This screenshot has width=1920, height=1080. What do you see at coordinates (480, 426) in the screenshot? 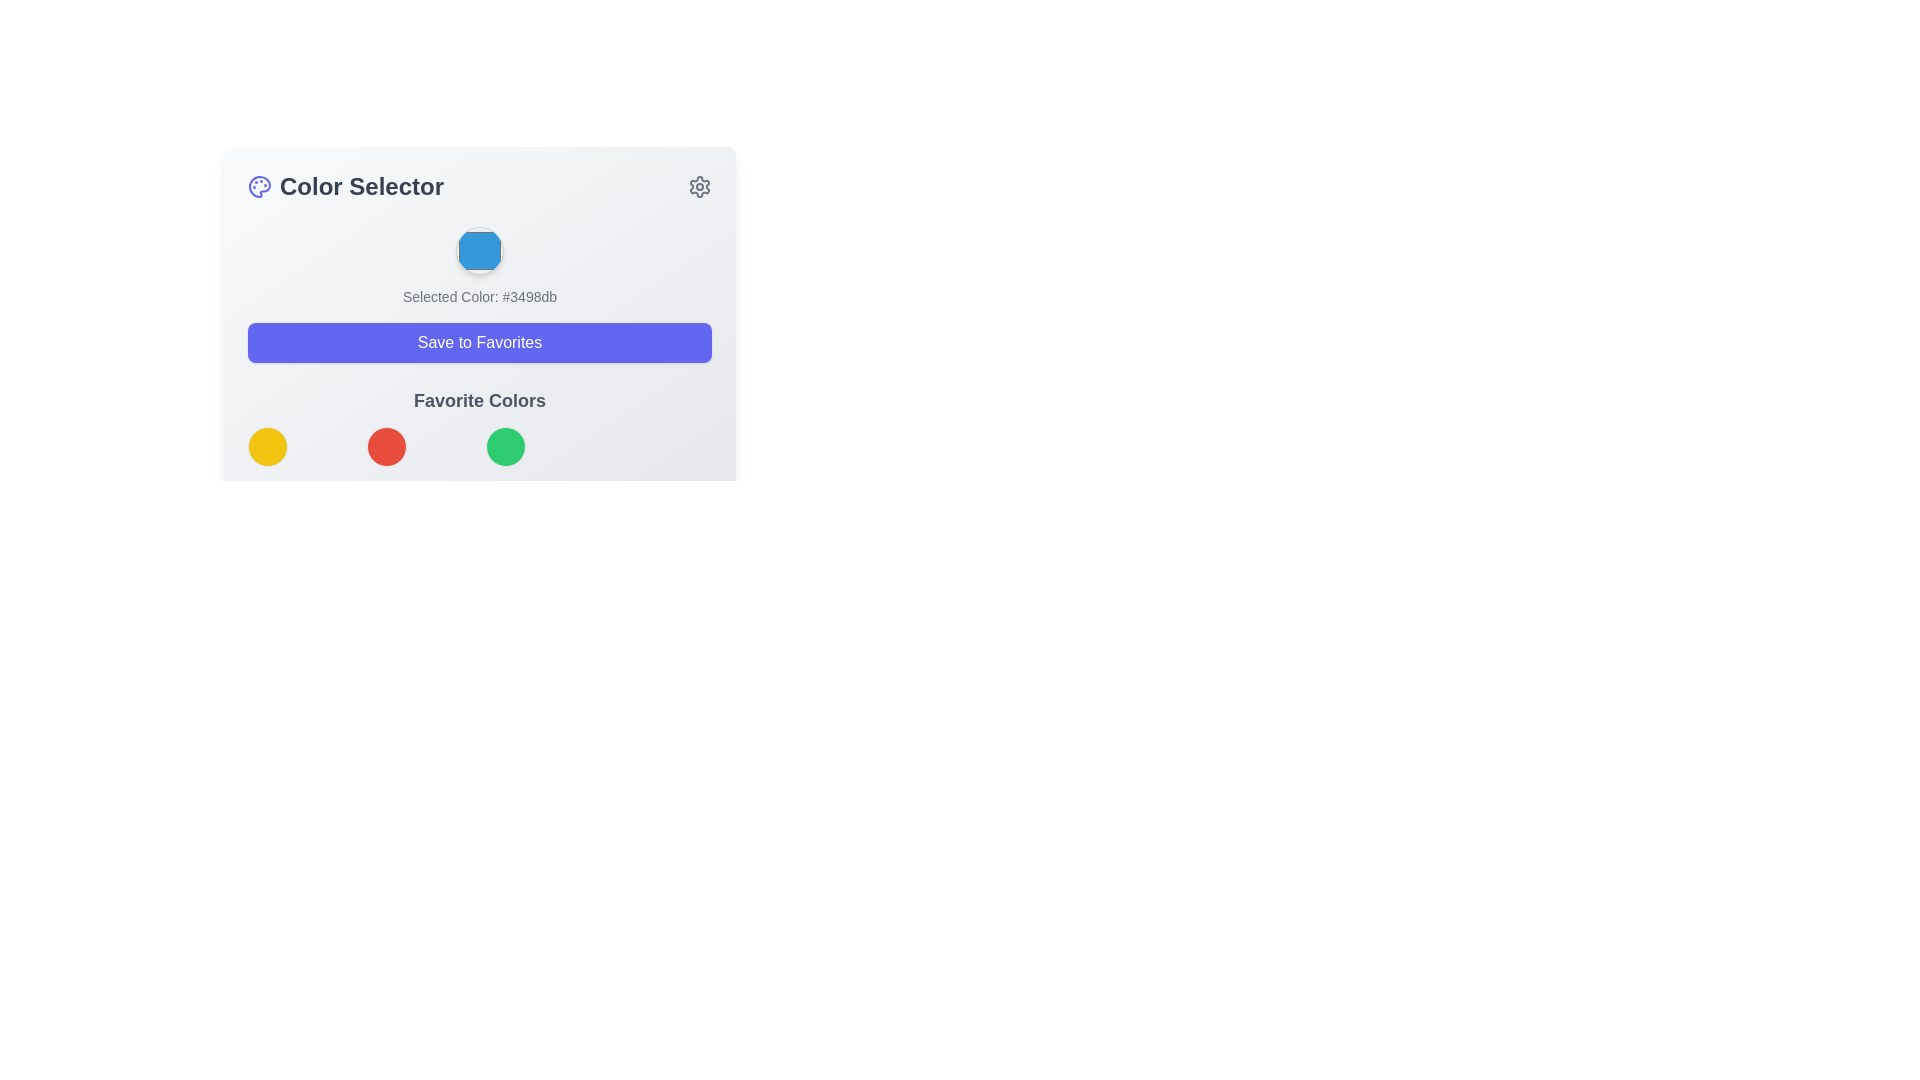
I see `any color circle within the 'Favorite Colors' section, which is positioned below the 'Save to Favorites' button and features a grid of distinct circular color options` at bounding box center [480, 426].